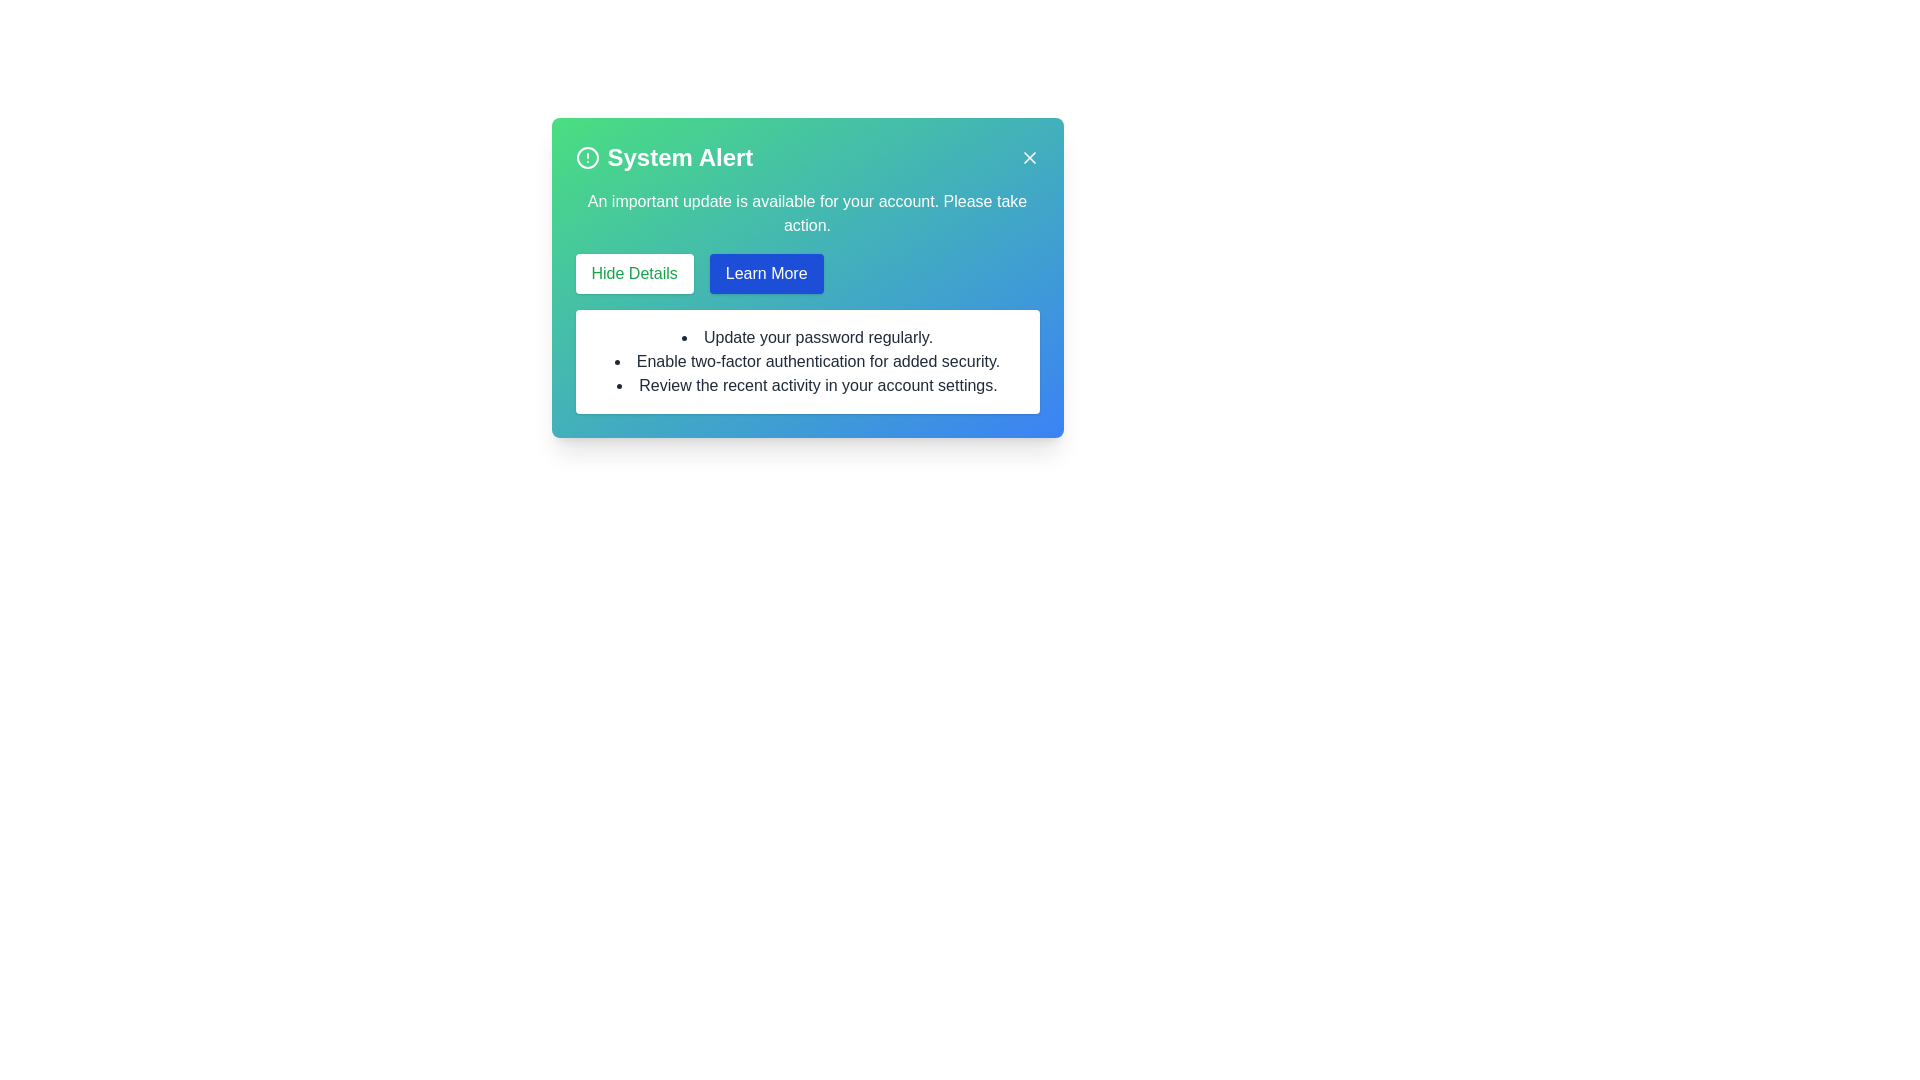 This screenshot has height=1080, width=1920. What do you see at coordinates (765, 273) in the screenshot?
I see `the 'Learn More' button, which has a blue background and white text` at bounding box center [765, 273].